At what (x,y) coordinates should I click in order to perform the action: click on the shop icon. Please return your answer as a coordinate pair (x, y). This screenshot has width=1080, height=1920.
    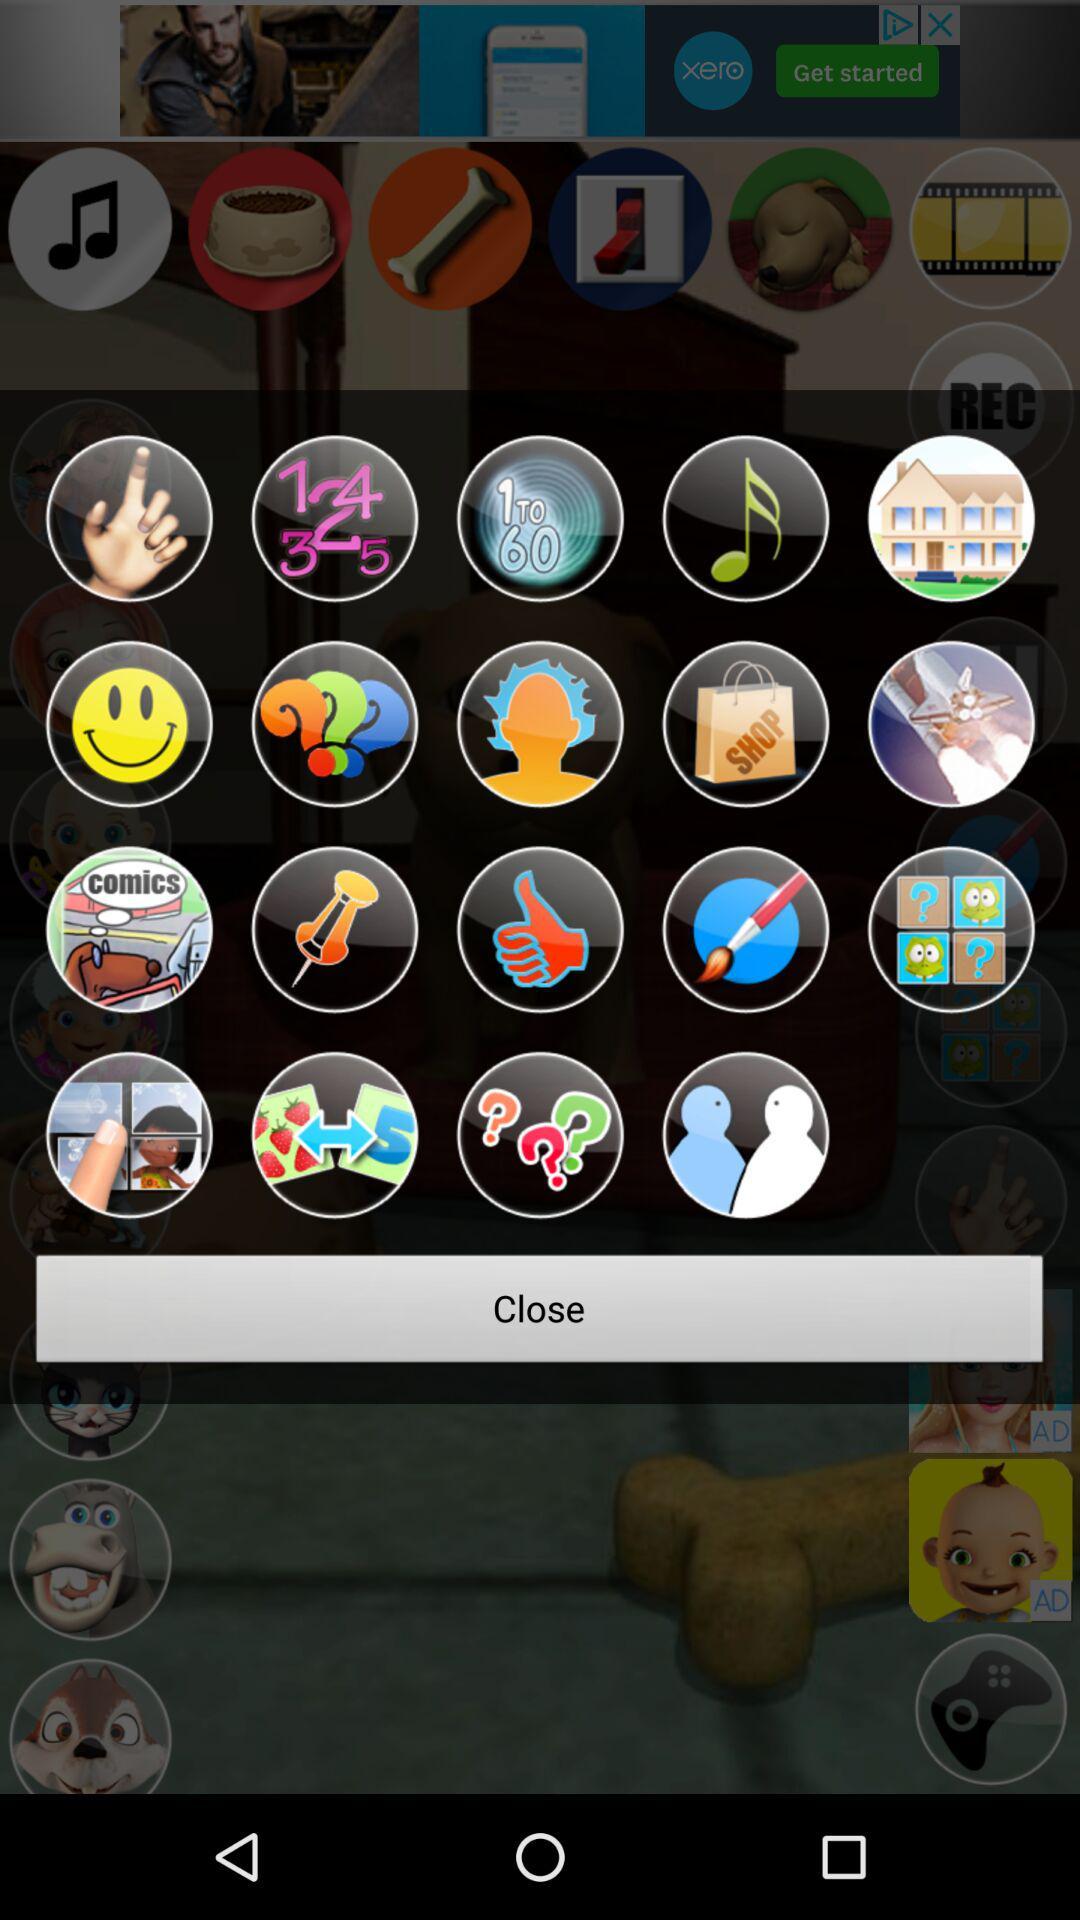
    Looking at the image, I should click on (745, 774).